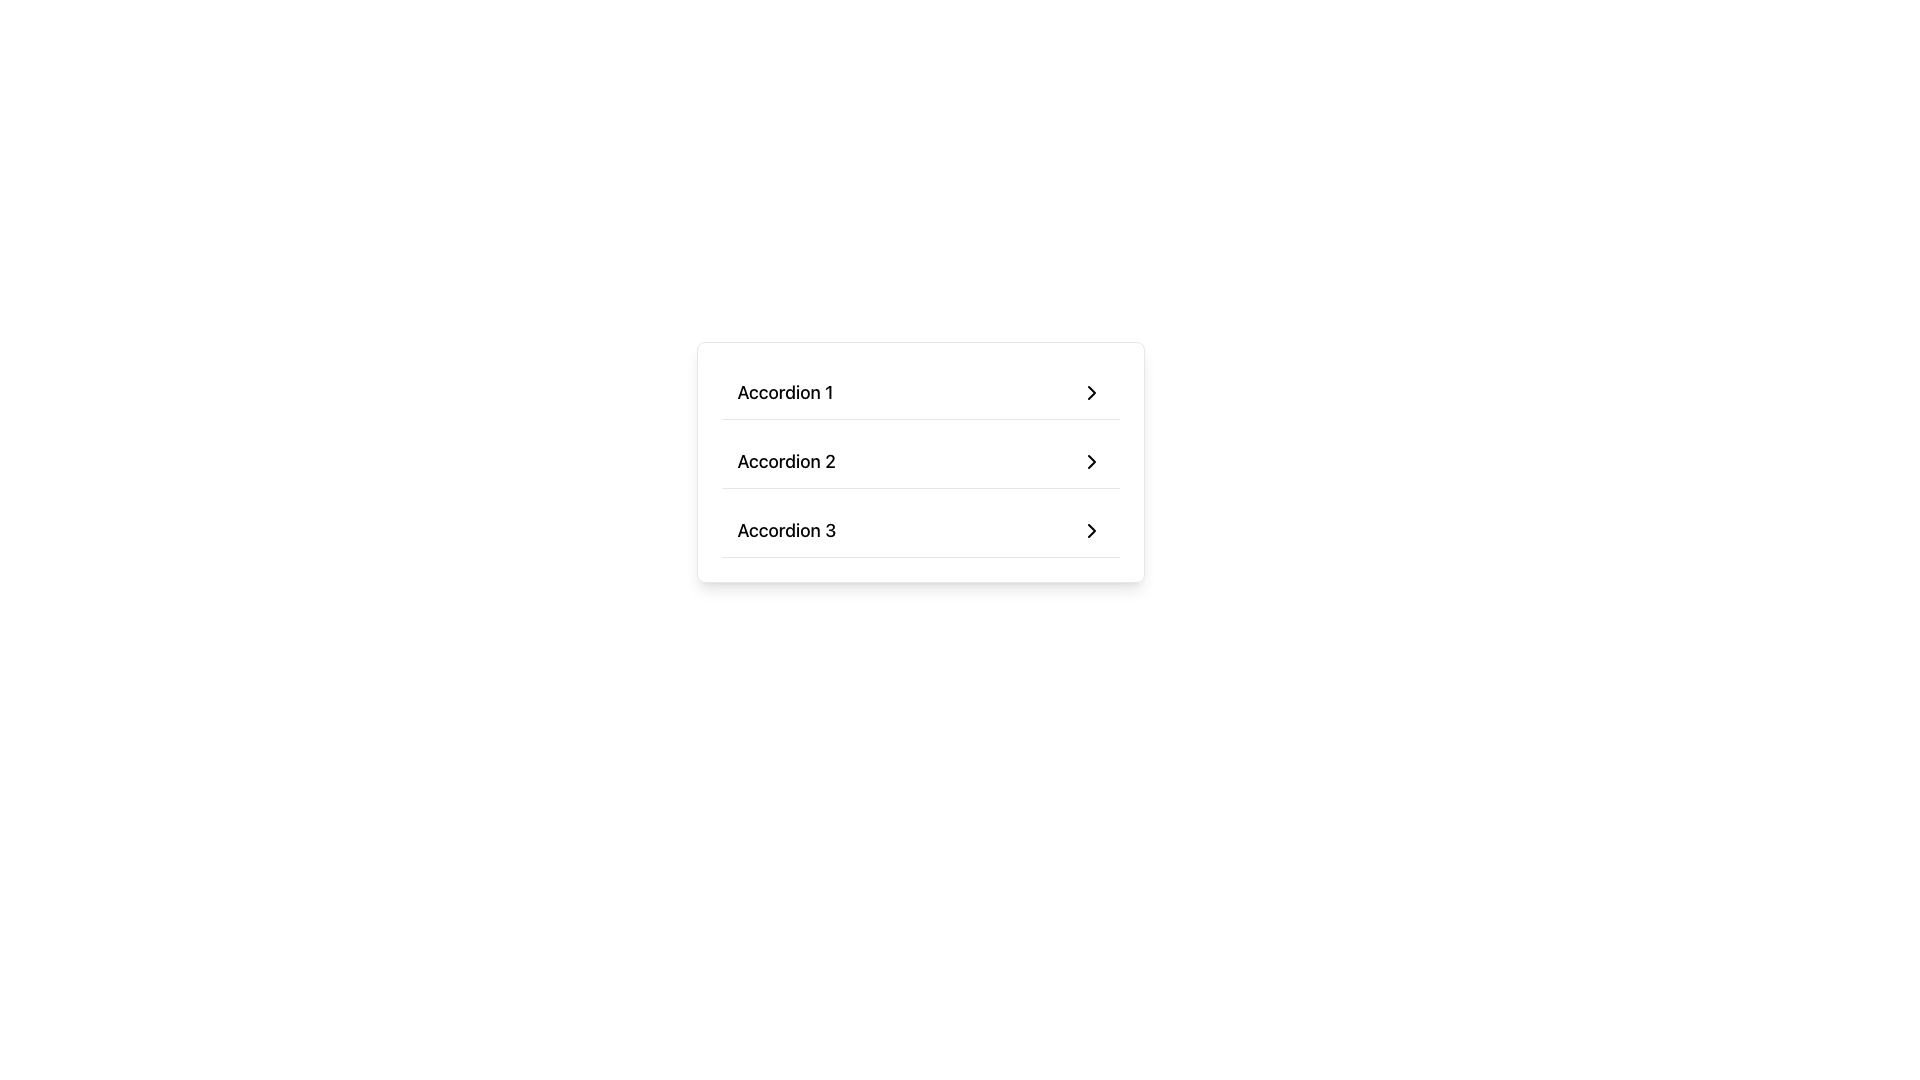  I want to click on the Chevron icon located to the far right of the second item in the vertically stacked accordion menu, so click(1090, 462).